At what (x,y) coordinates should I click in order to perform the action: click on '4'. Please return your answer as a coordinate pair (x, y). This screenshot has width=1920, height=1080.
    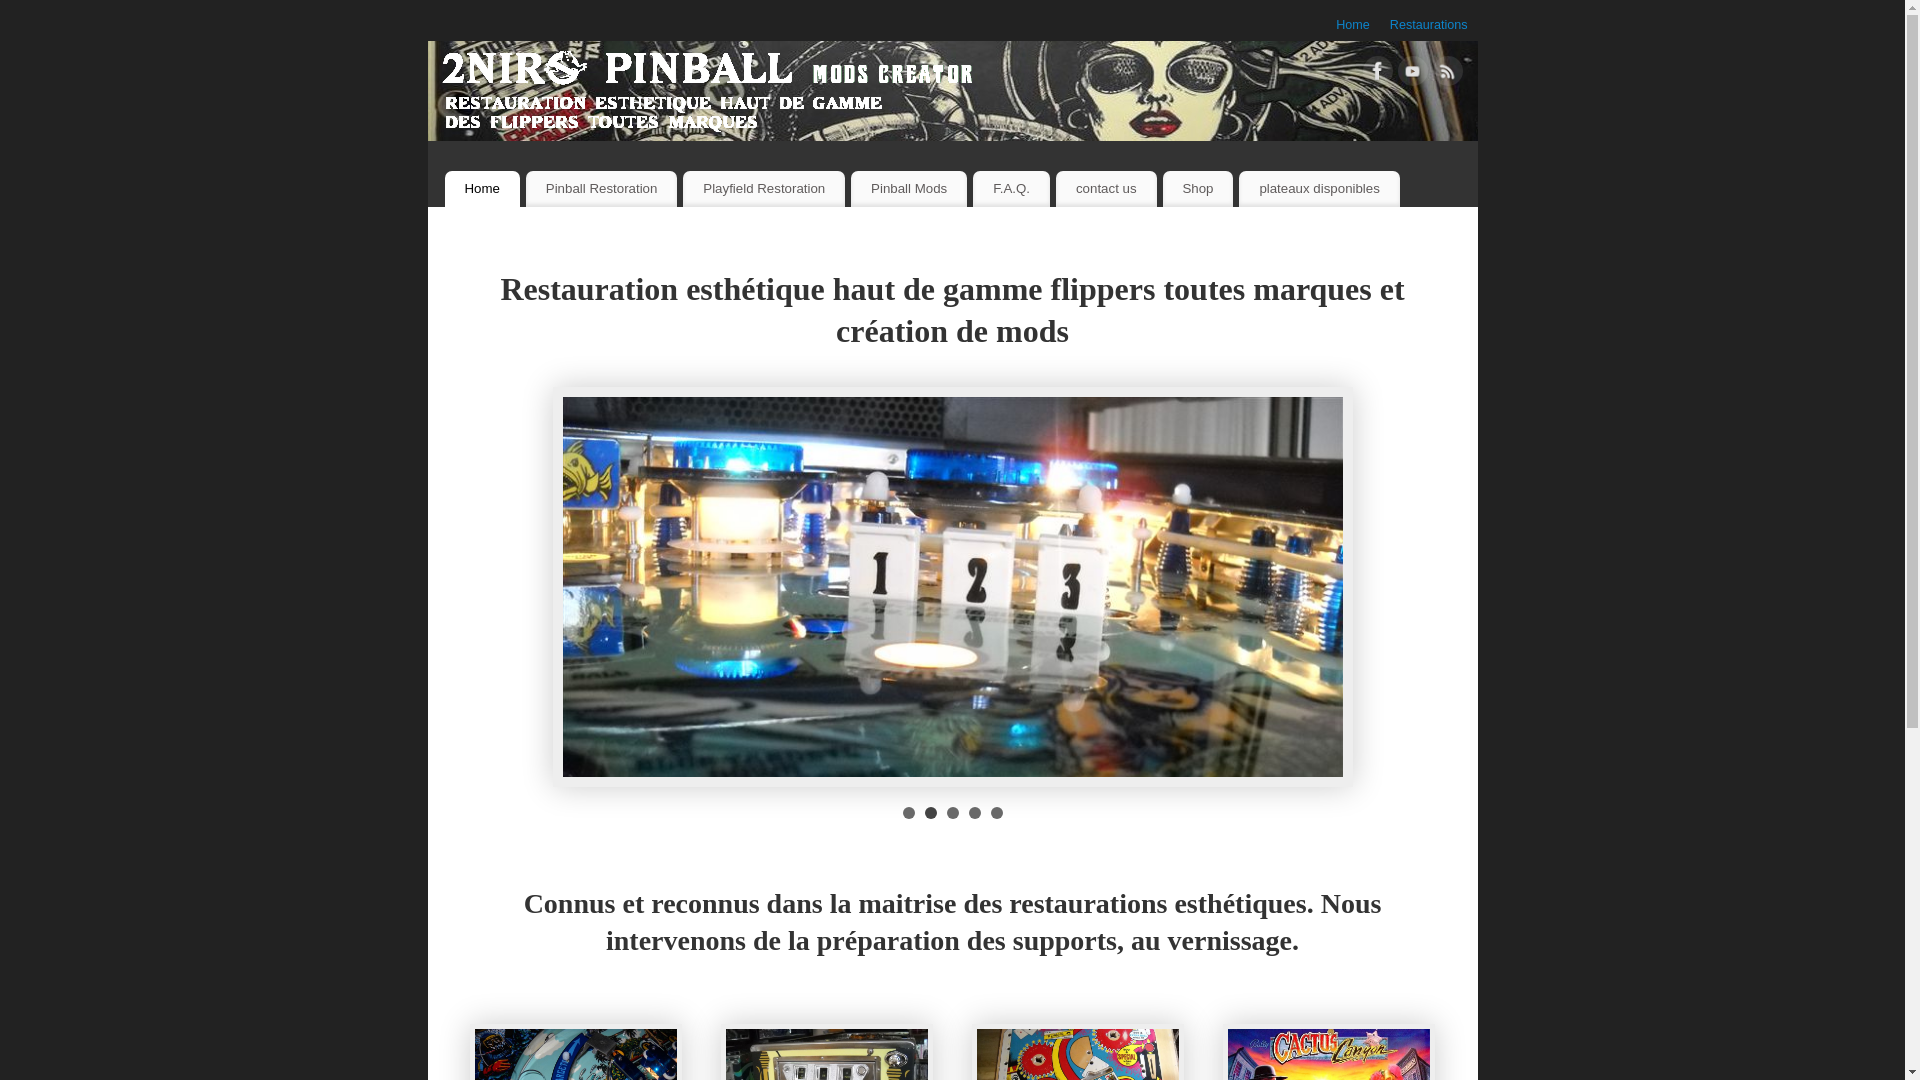
    Looking at the image, I should click on (974, 813).